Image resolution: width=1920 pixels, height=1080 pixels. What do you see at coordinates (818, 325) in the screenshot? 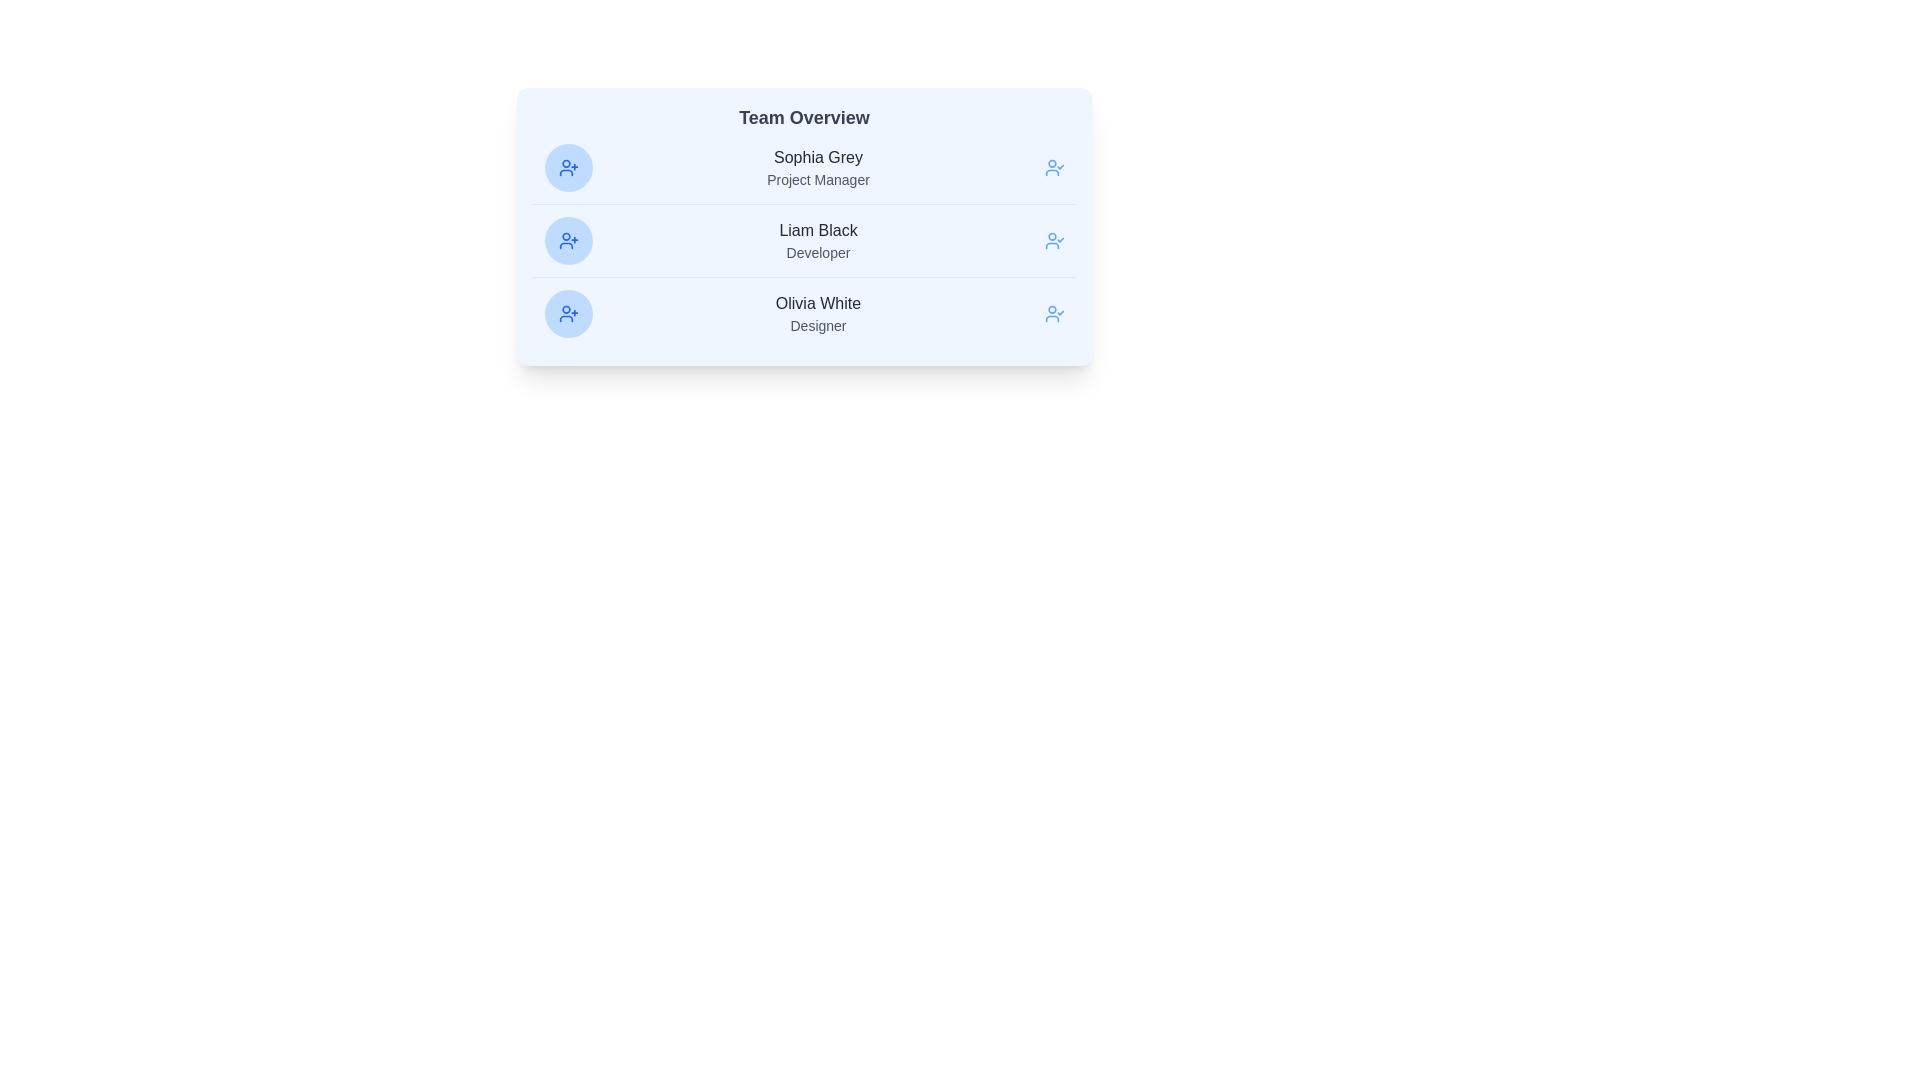
I see `the text label displaying 'Designer' which is located beneath 'Olivia White' in the third row of the Team Overview list` at bounding box center [818, 325].